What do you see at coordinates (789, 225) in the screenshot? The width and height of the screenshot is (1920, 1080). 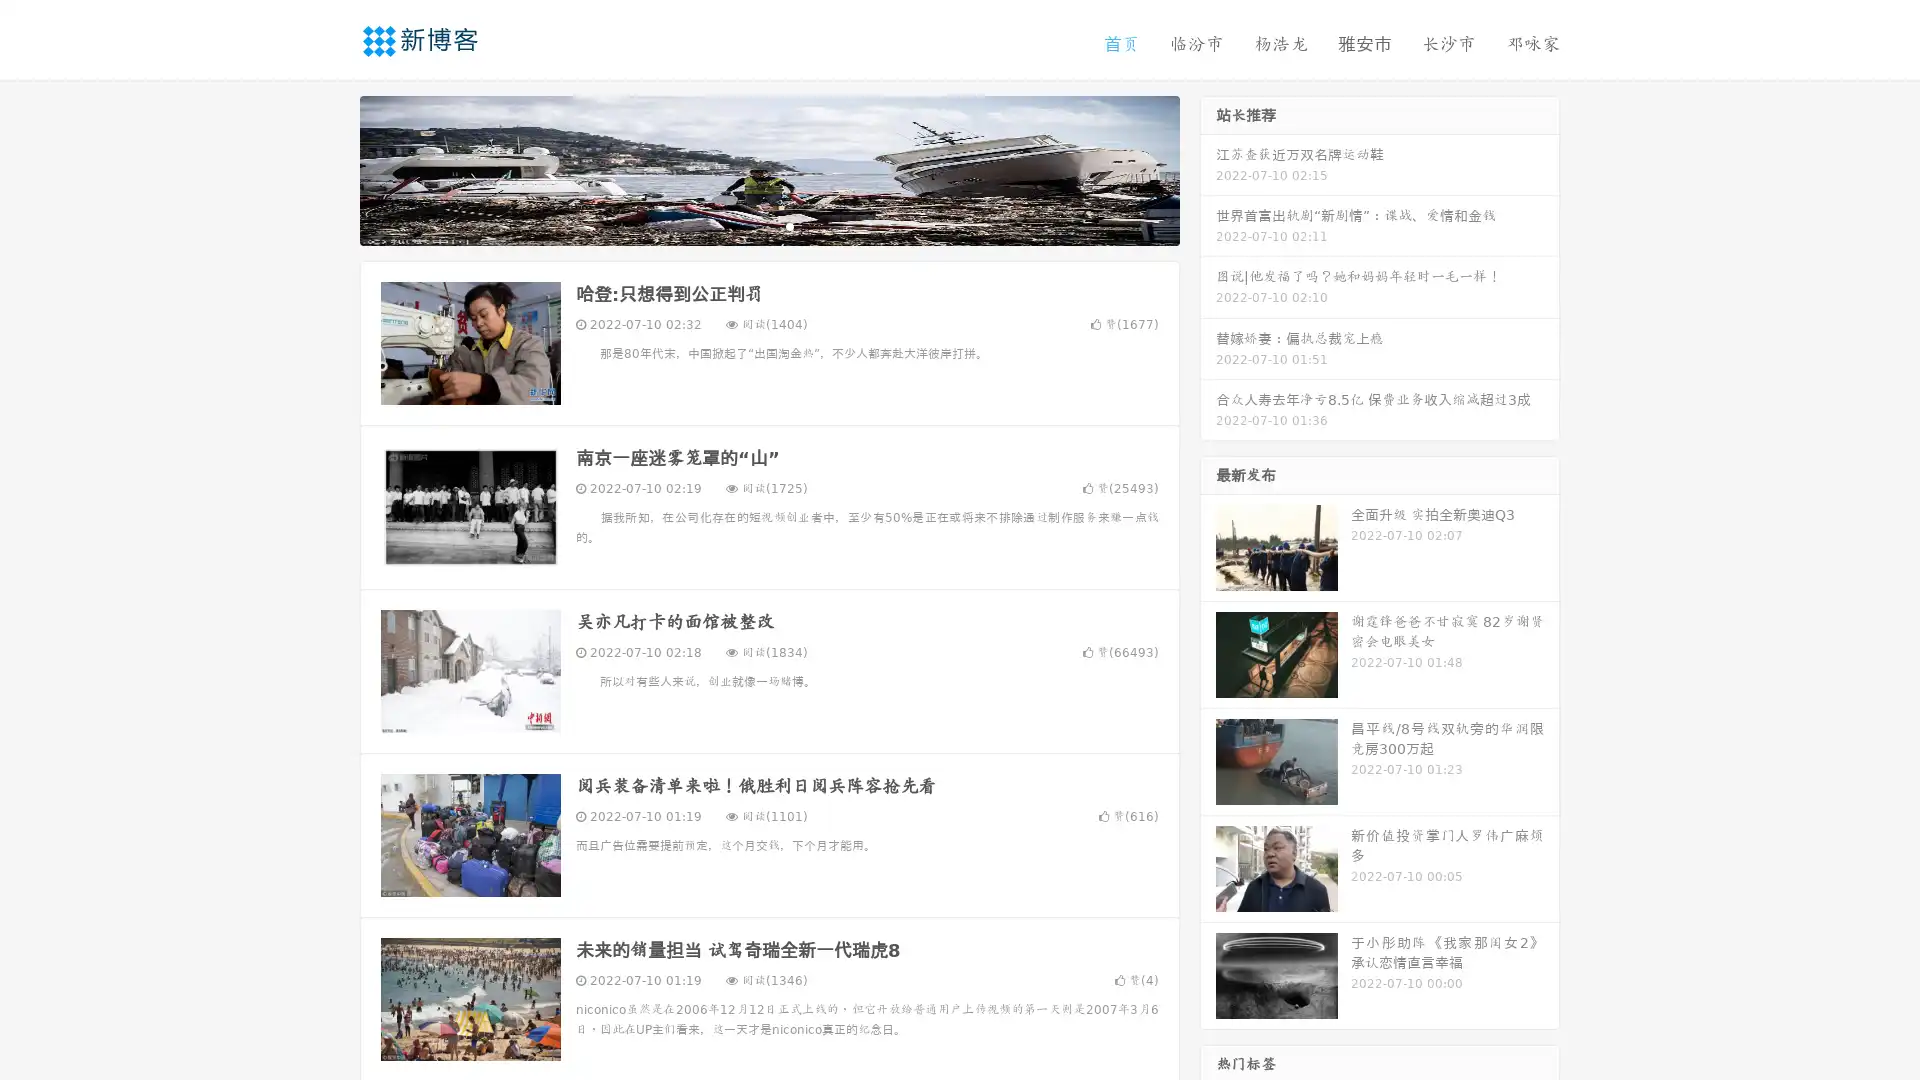 I see `Go to slide 3` at bounding box center [789, 225].